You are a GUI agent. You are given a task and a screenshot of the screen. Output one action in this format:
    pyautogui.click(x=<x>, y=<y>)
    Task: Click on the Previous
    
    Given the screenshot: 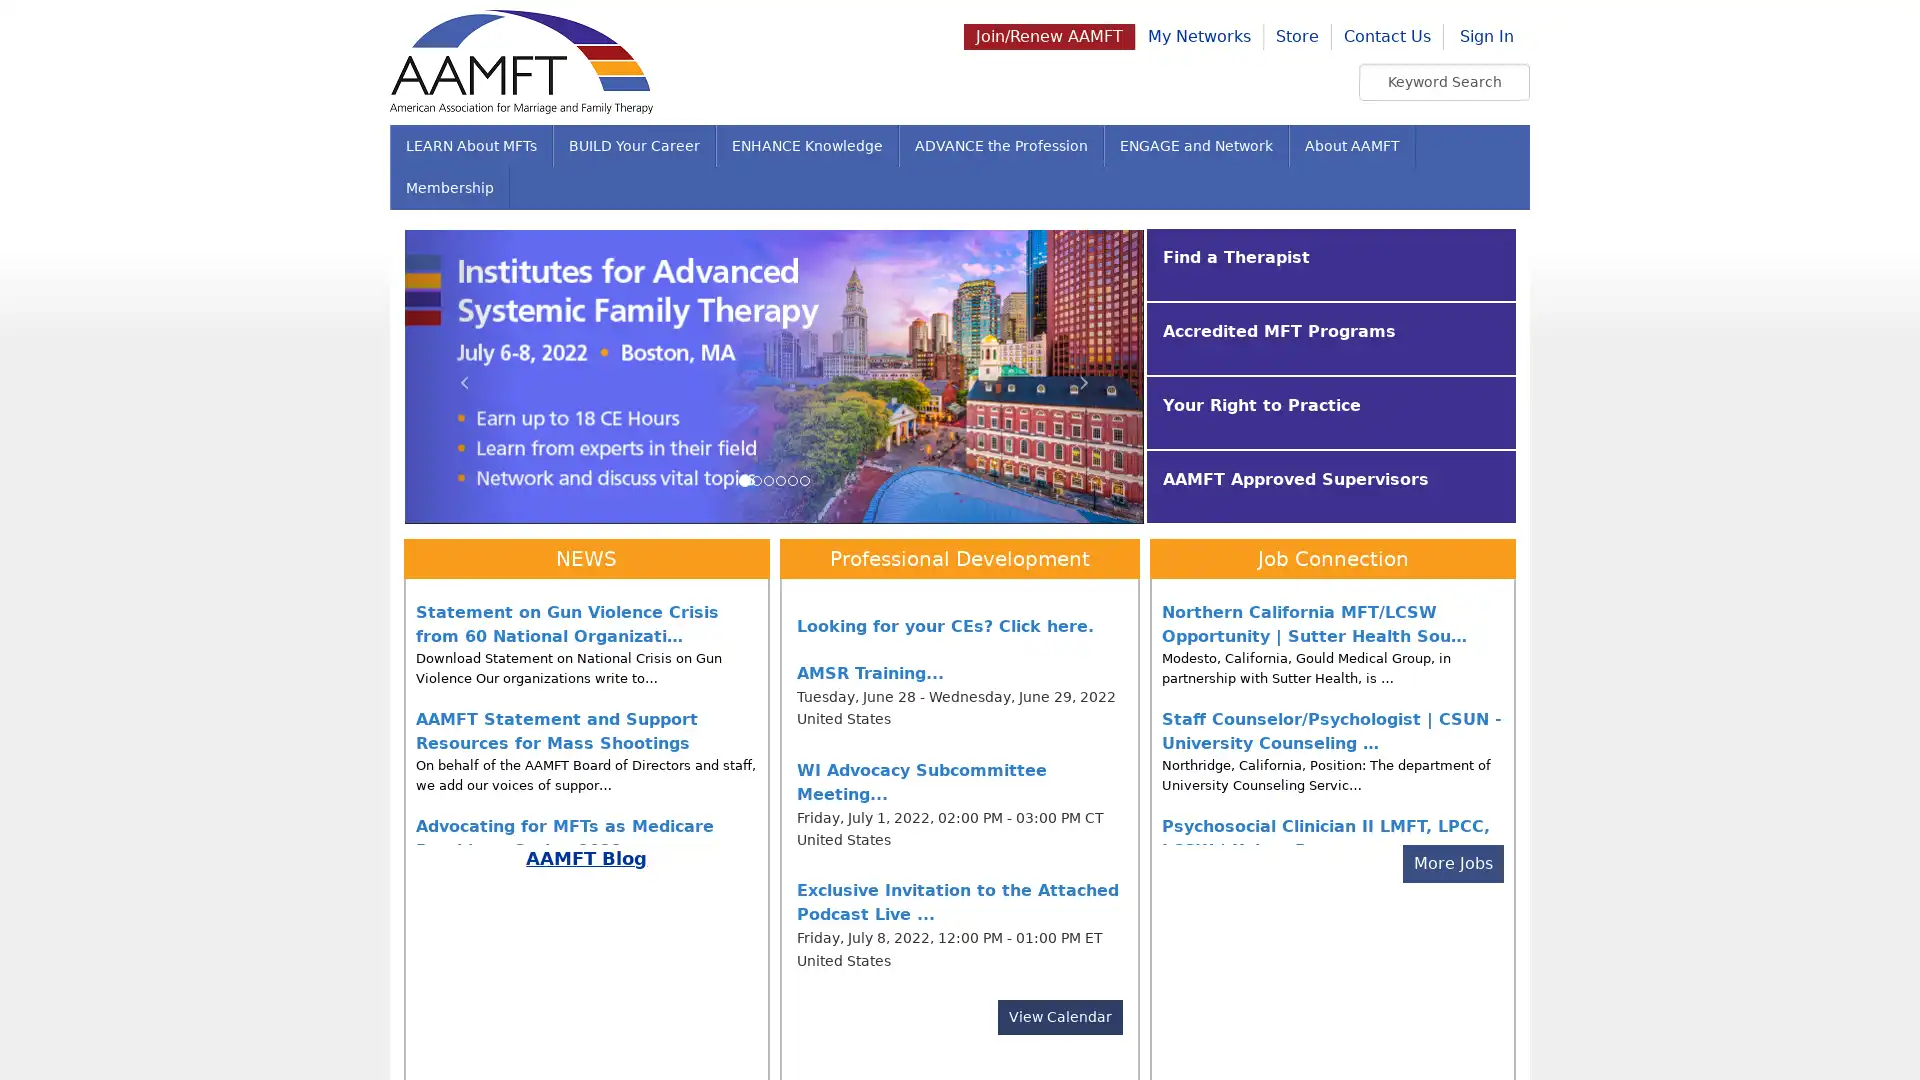 What is the action you would take?
    pyautogui.click(x=459, y=375)
    